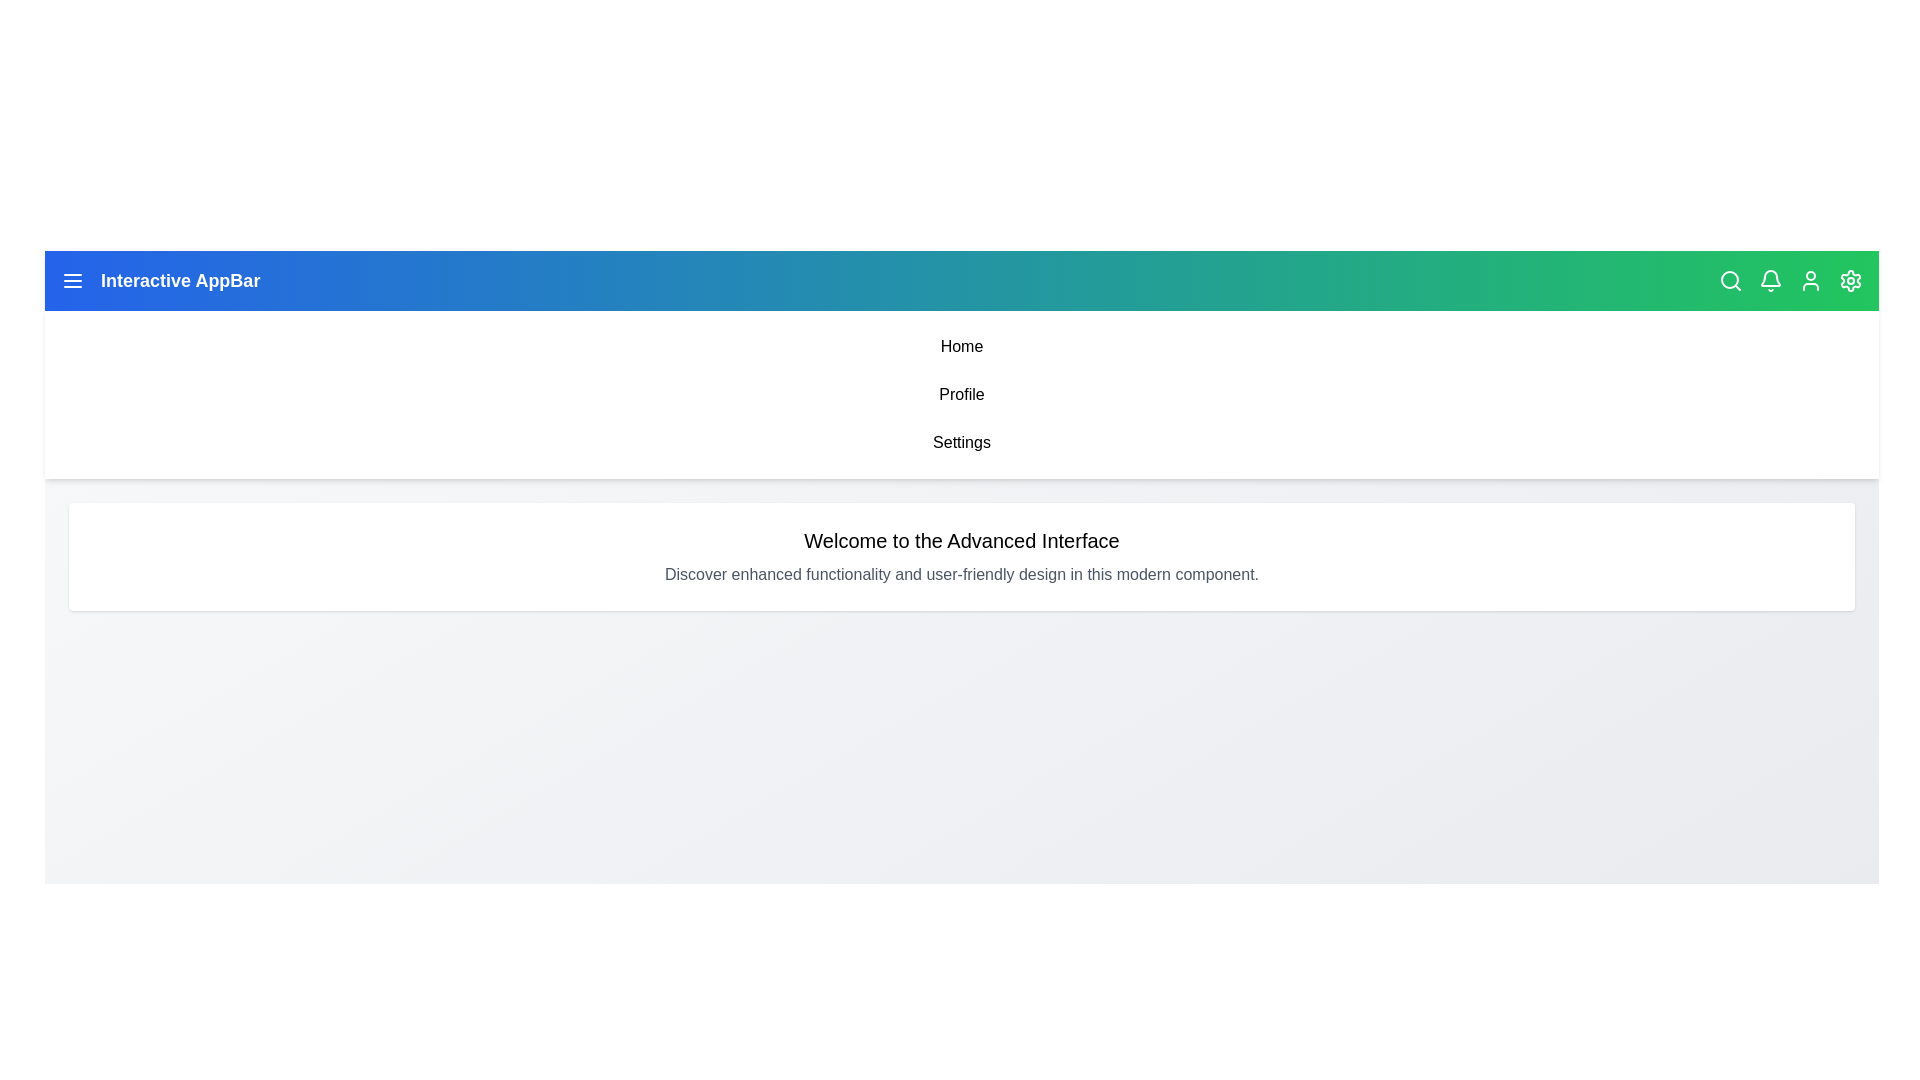  Describe the element at coordinates (72, 281) in the screenshot. I see `the hamburger icon to toggle the menu visibility` at that location.